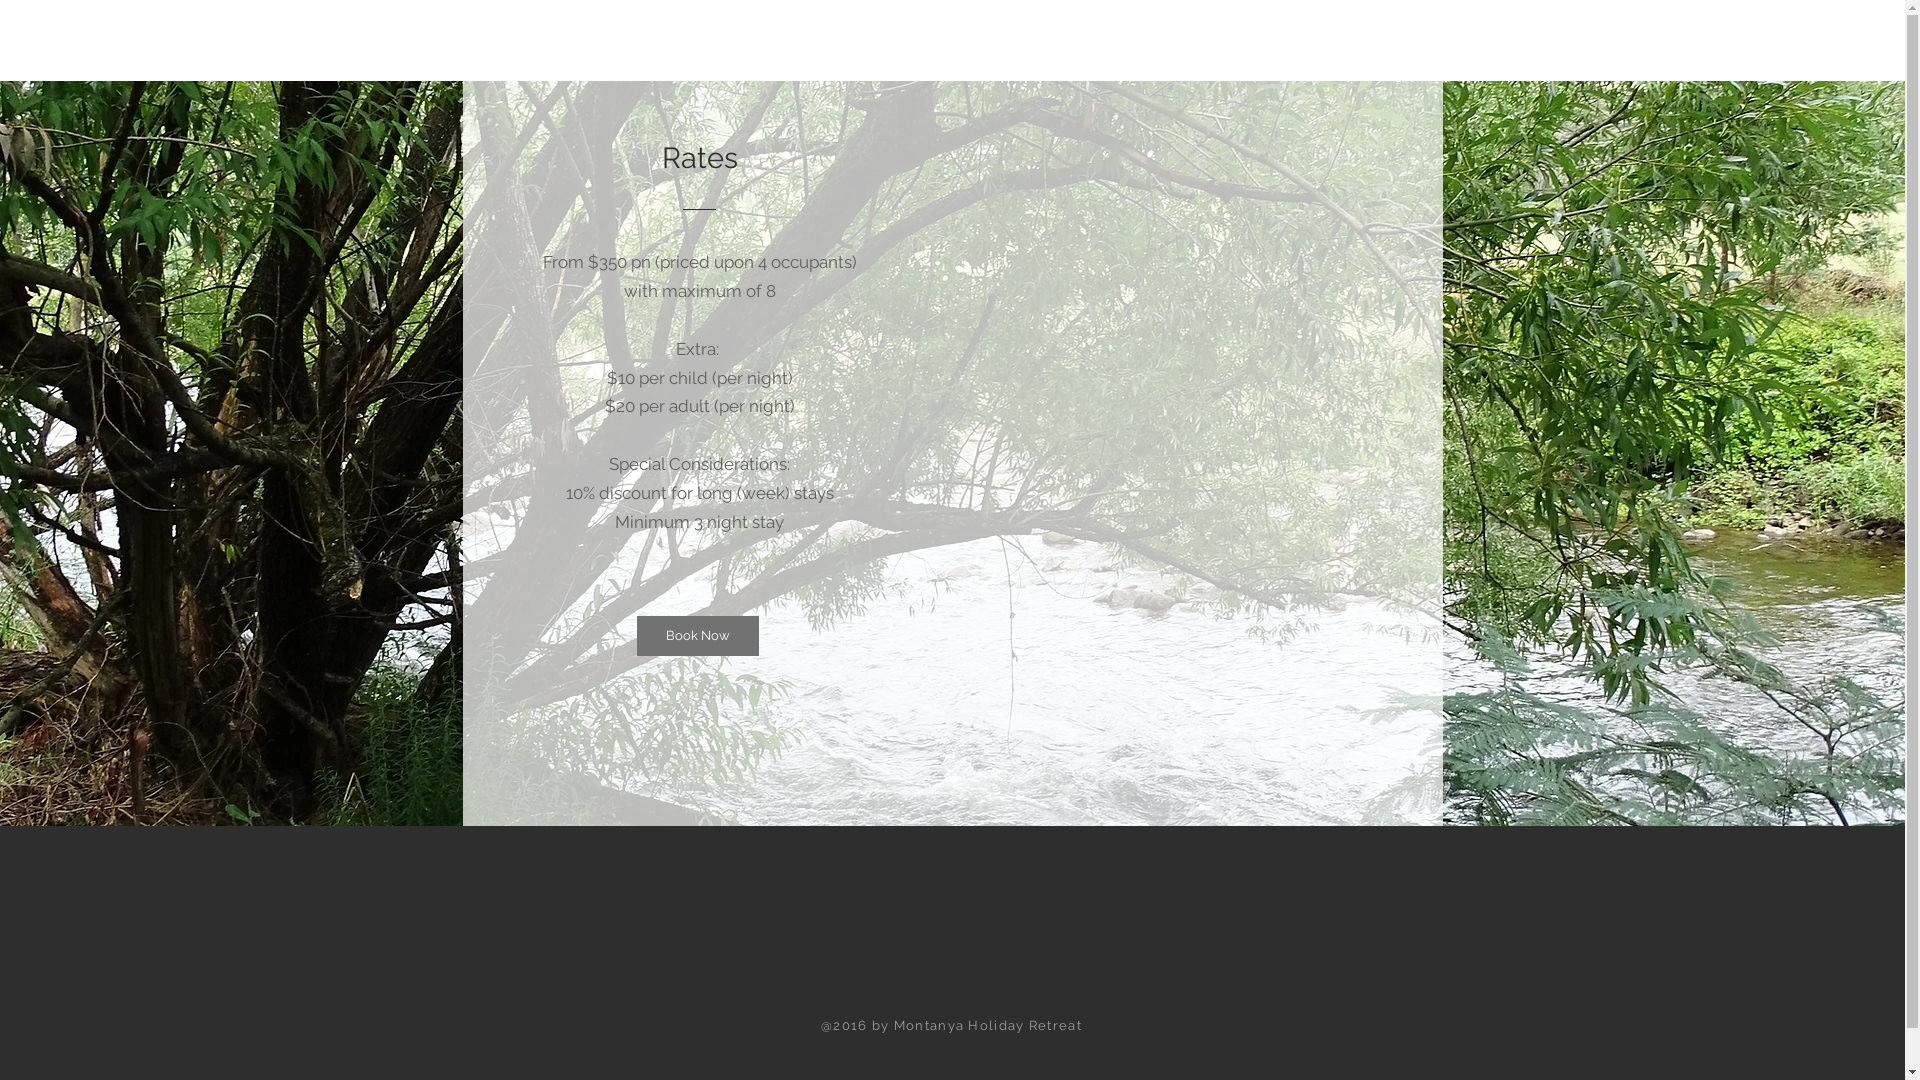 The image size is (1920, 1080). Describe the element at coordinates (696, 636) in the screenshot. I see `'Book Now'` at that location.